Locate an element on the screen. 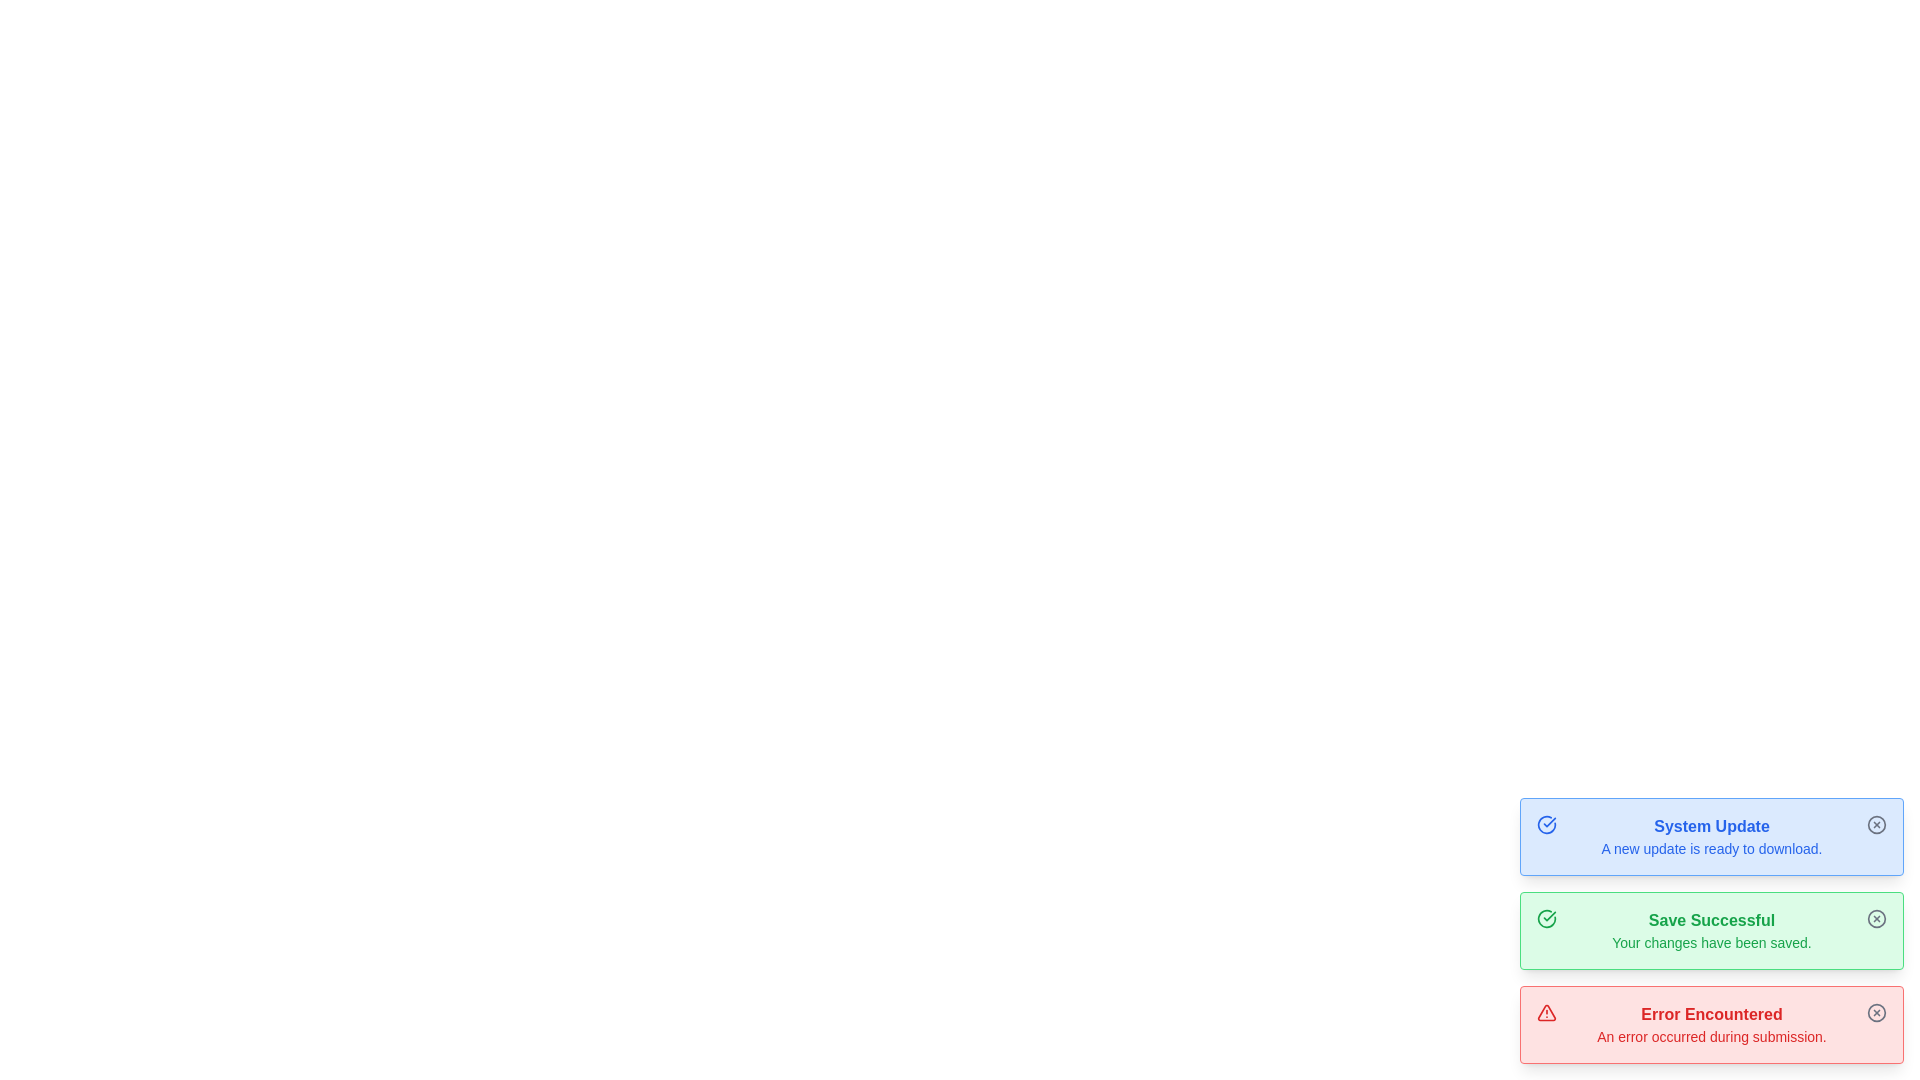  the Text Label that indicates a successful save confirmation within the green success notification labeled 'Save Successful' is located at coordinates (1711, 942).